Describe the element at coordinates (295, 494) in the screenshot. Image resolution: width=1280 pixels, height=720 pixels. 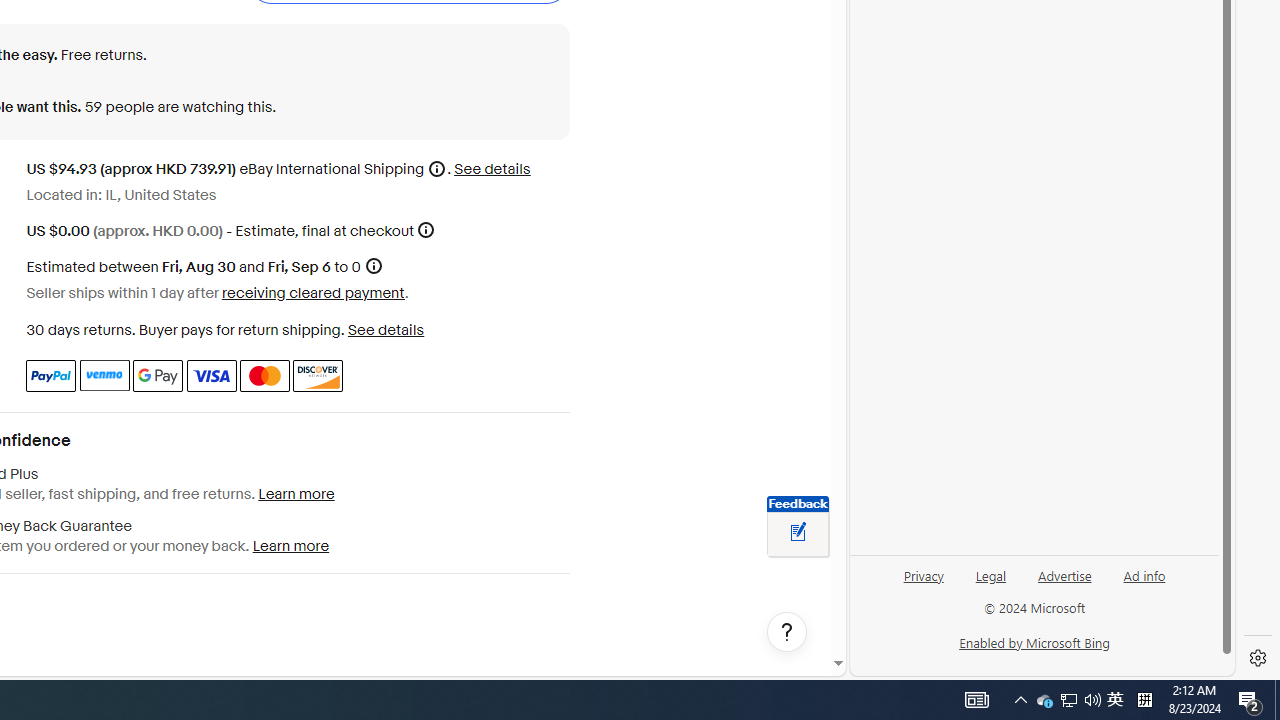
I see `'Learn more - Top Rated Plus - opens in a new window or tab'` at that location.